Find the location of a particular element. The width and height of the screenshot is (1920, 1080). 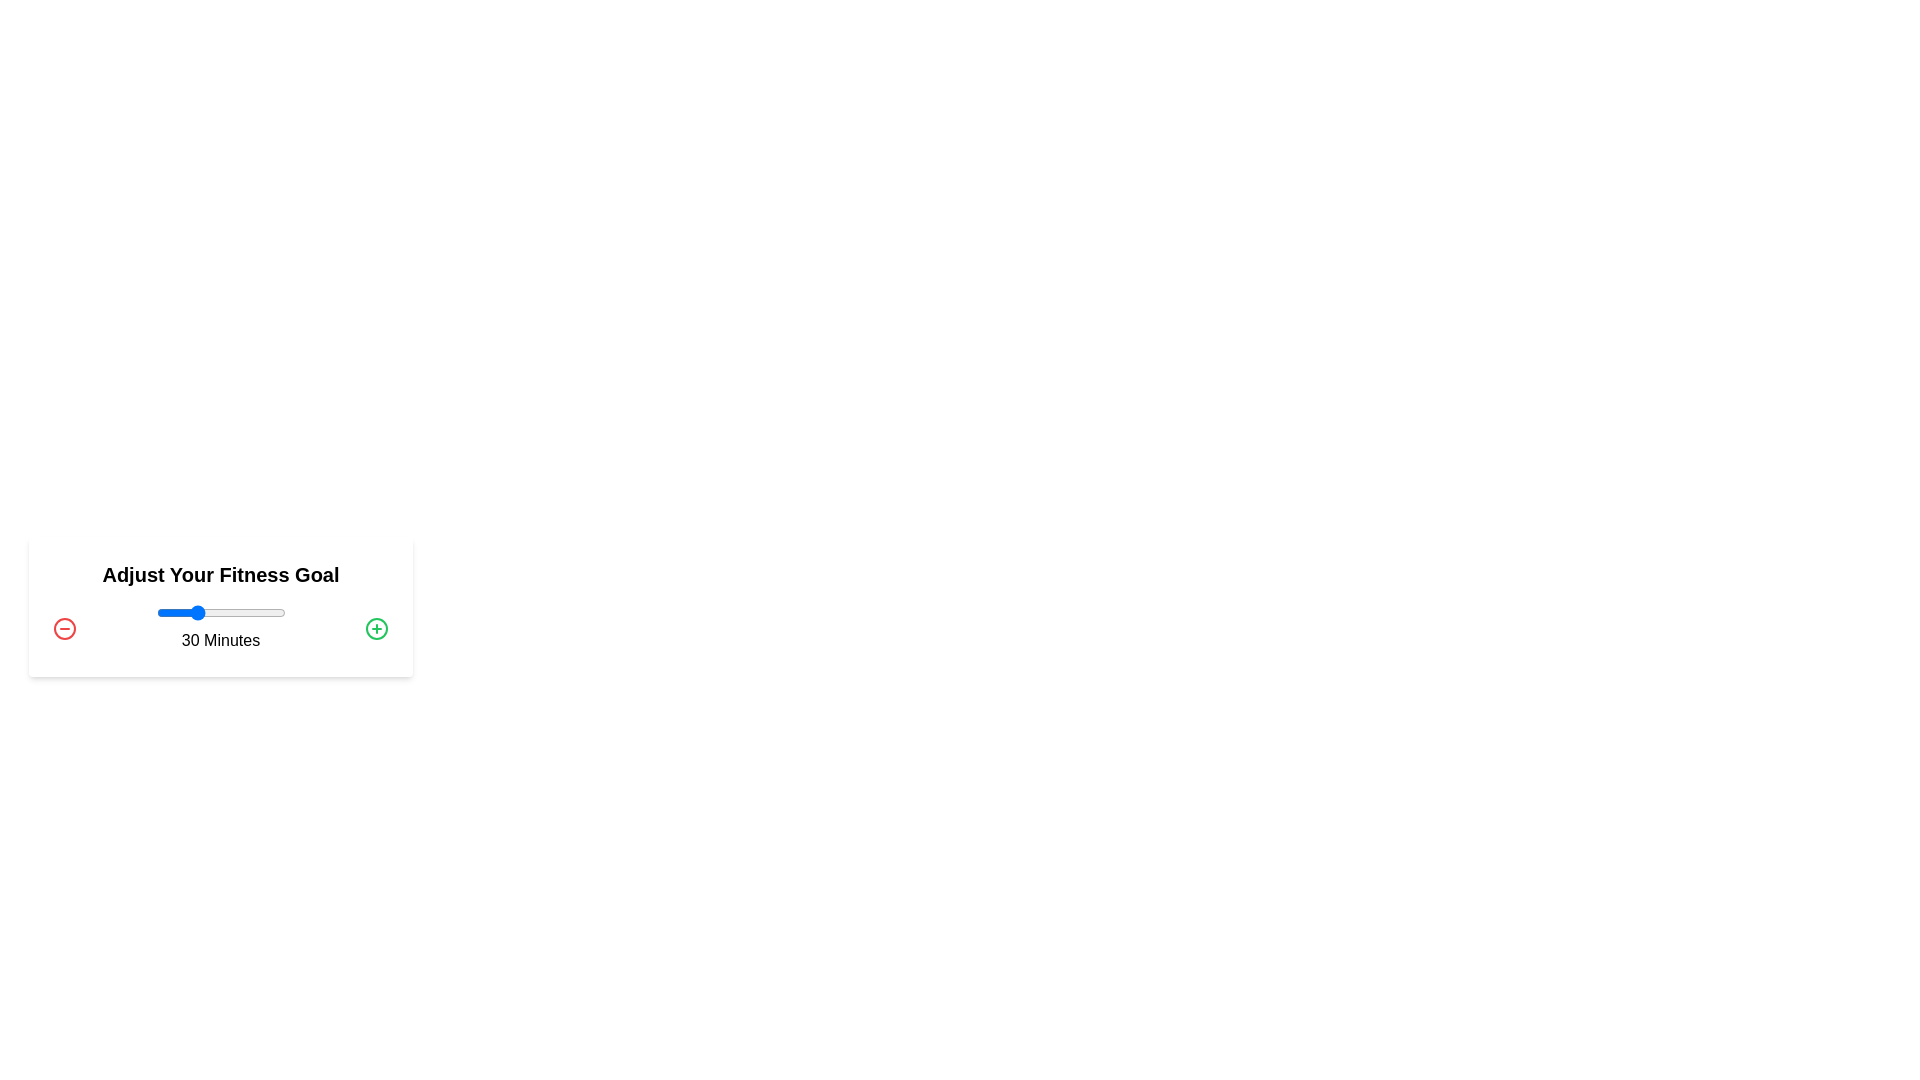

the bold text header displaying 'Adjust Your Fitness Goal', which is prominently positioned at the top of a card-like layout is located at coordinates (220, 574).